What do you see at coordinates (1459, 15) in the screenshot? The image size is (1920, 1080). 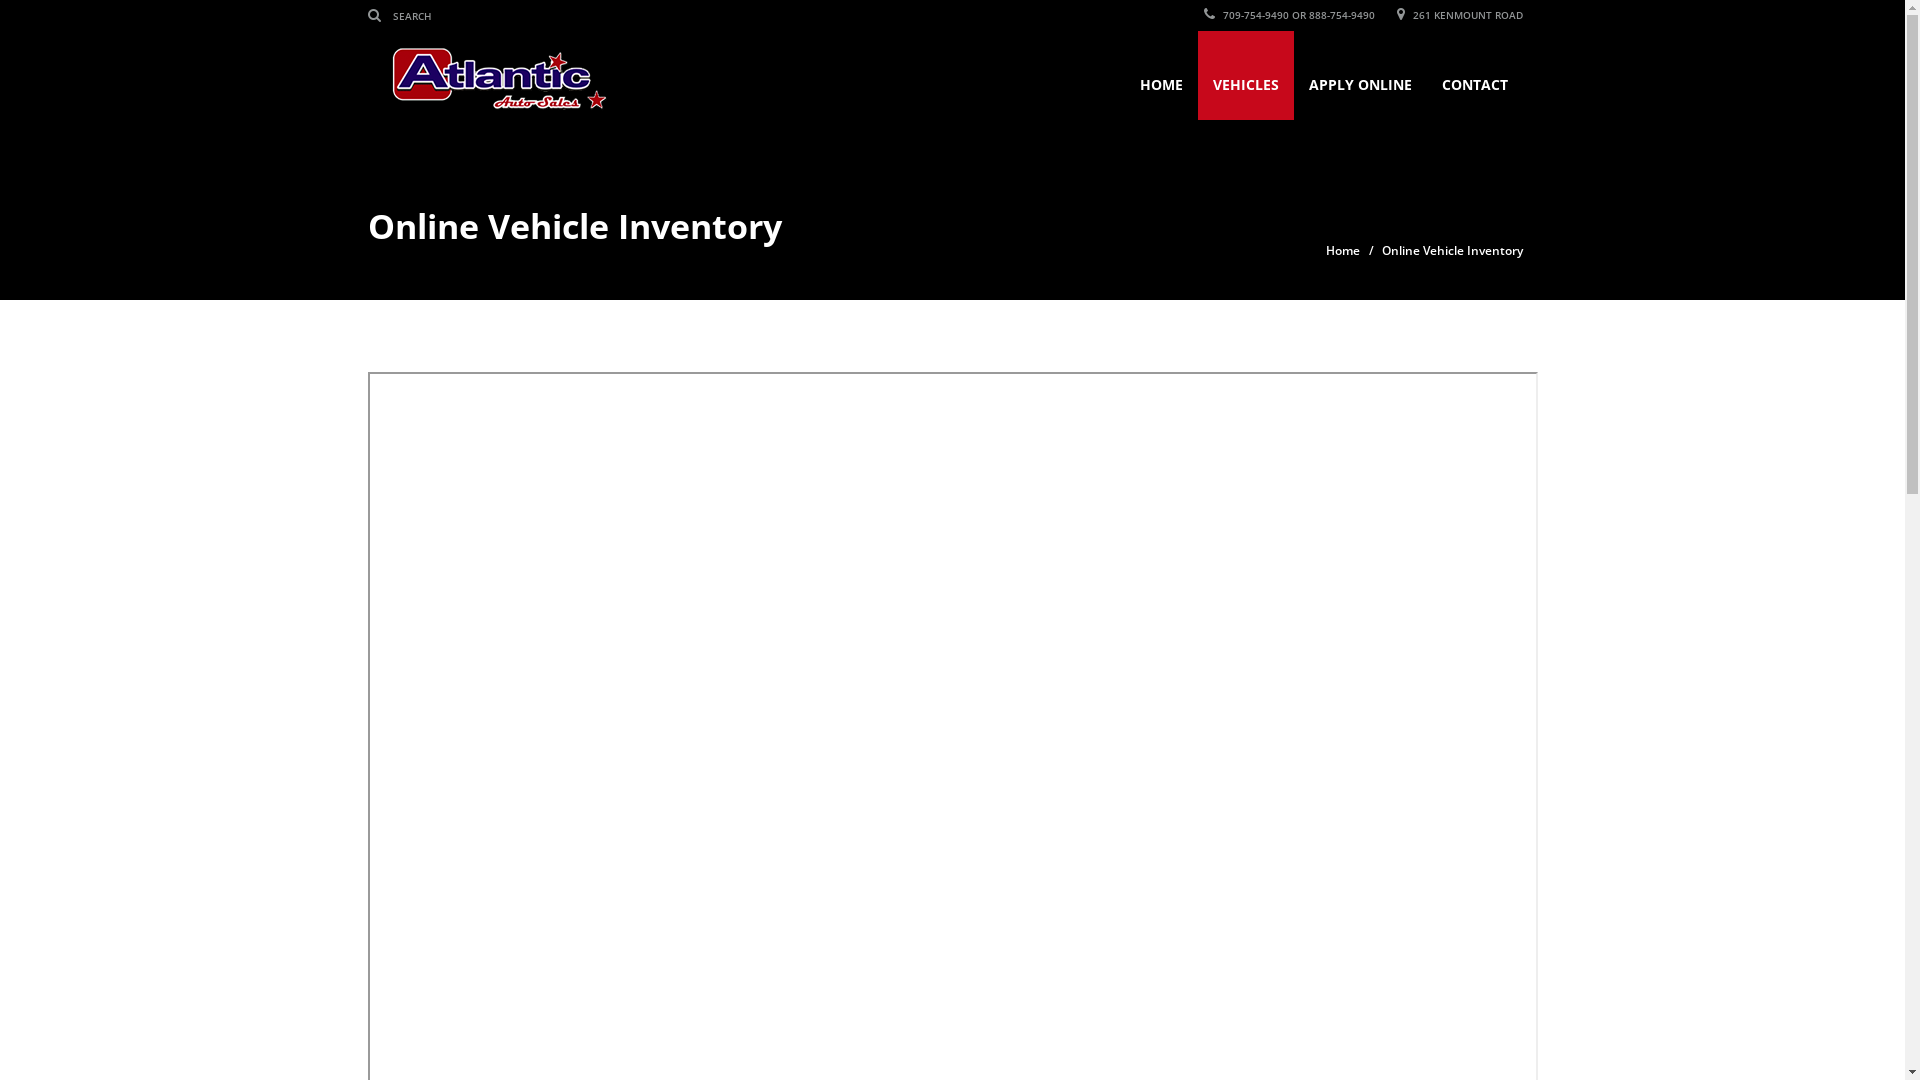 I see `'261 KENMOUNT ROAD'` at bounding box center [1459, 15].